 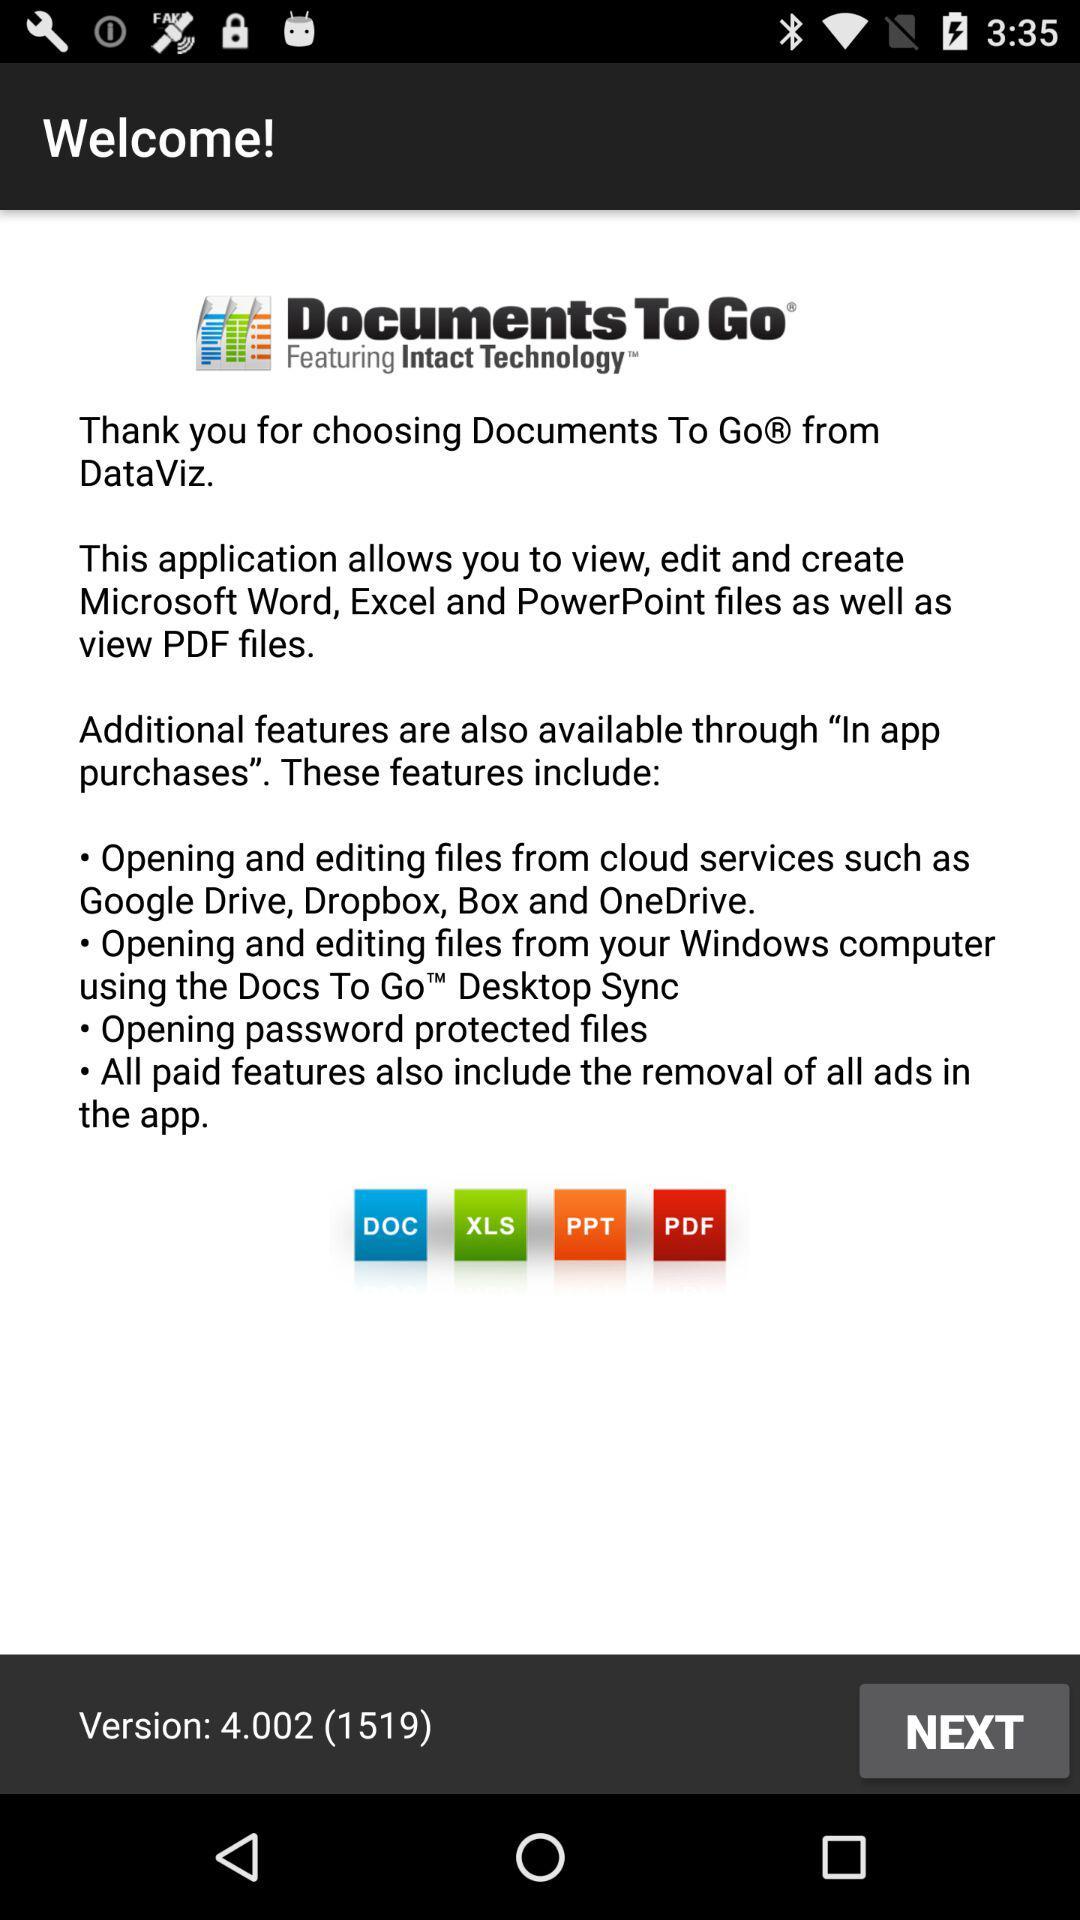 What do you see at coordinates (963, 1730) in the screenshot?
I see `icon at the bottom right corner` at bounding box center [963, 1730].